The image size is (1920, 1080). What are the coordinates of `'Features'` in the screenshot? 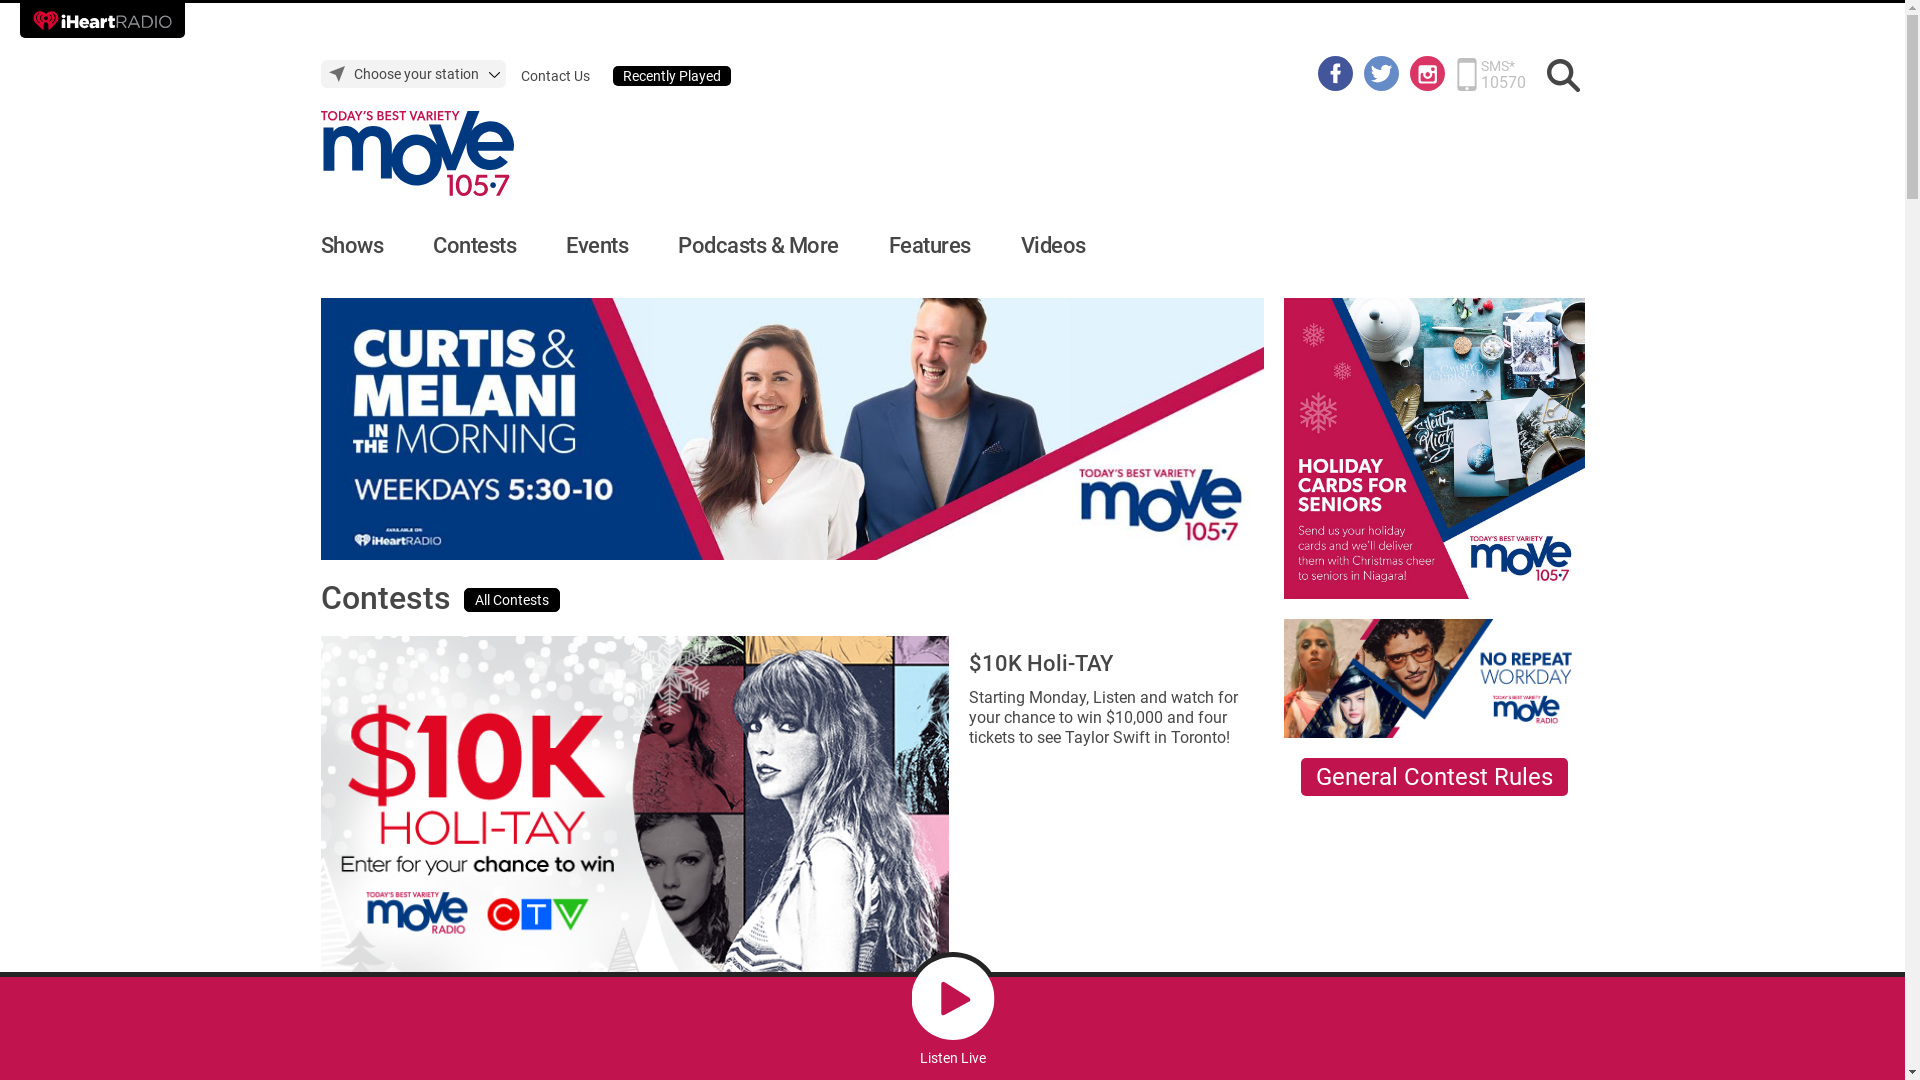 It's located at (928, 245).